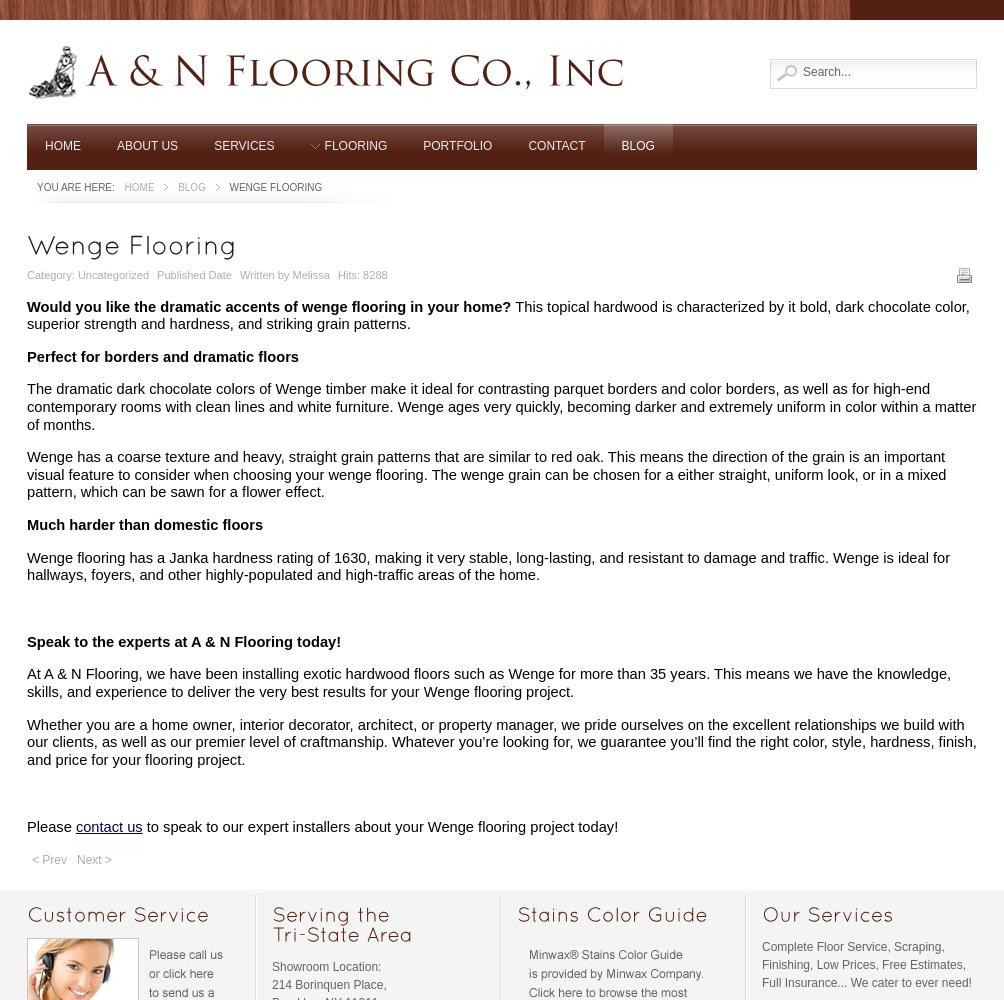 This screenshot has width=1004, height=1000. Describe the element at coordinates (112, 275) in the screenshot. I see `'Uncategorized'` at that location.